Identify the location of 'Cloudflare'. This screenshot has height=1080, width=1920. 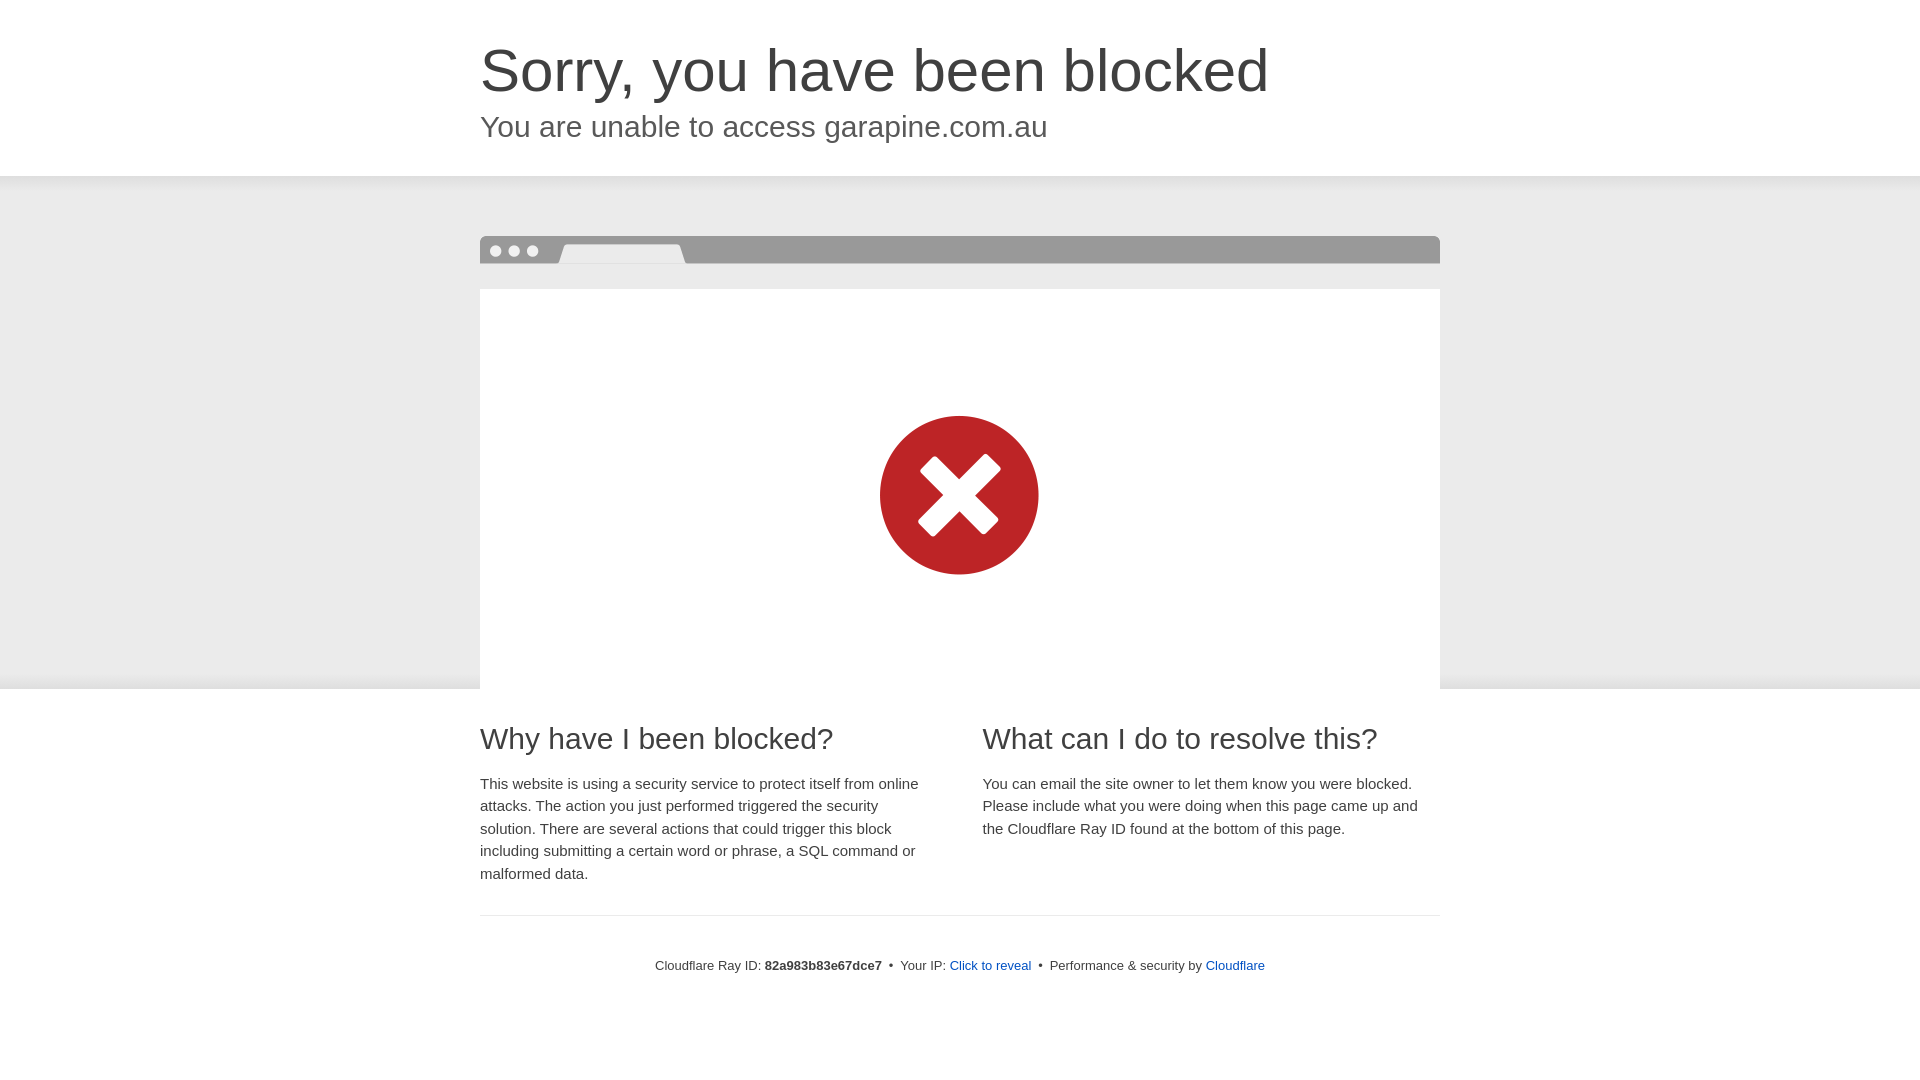
(1234, 964).